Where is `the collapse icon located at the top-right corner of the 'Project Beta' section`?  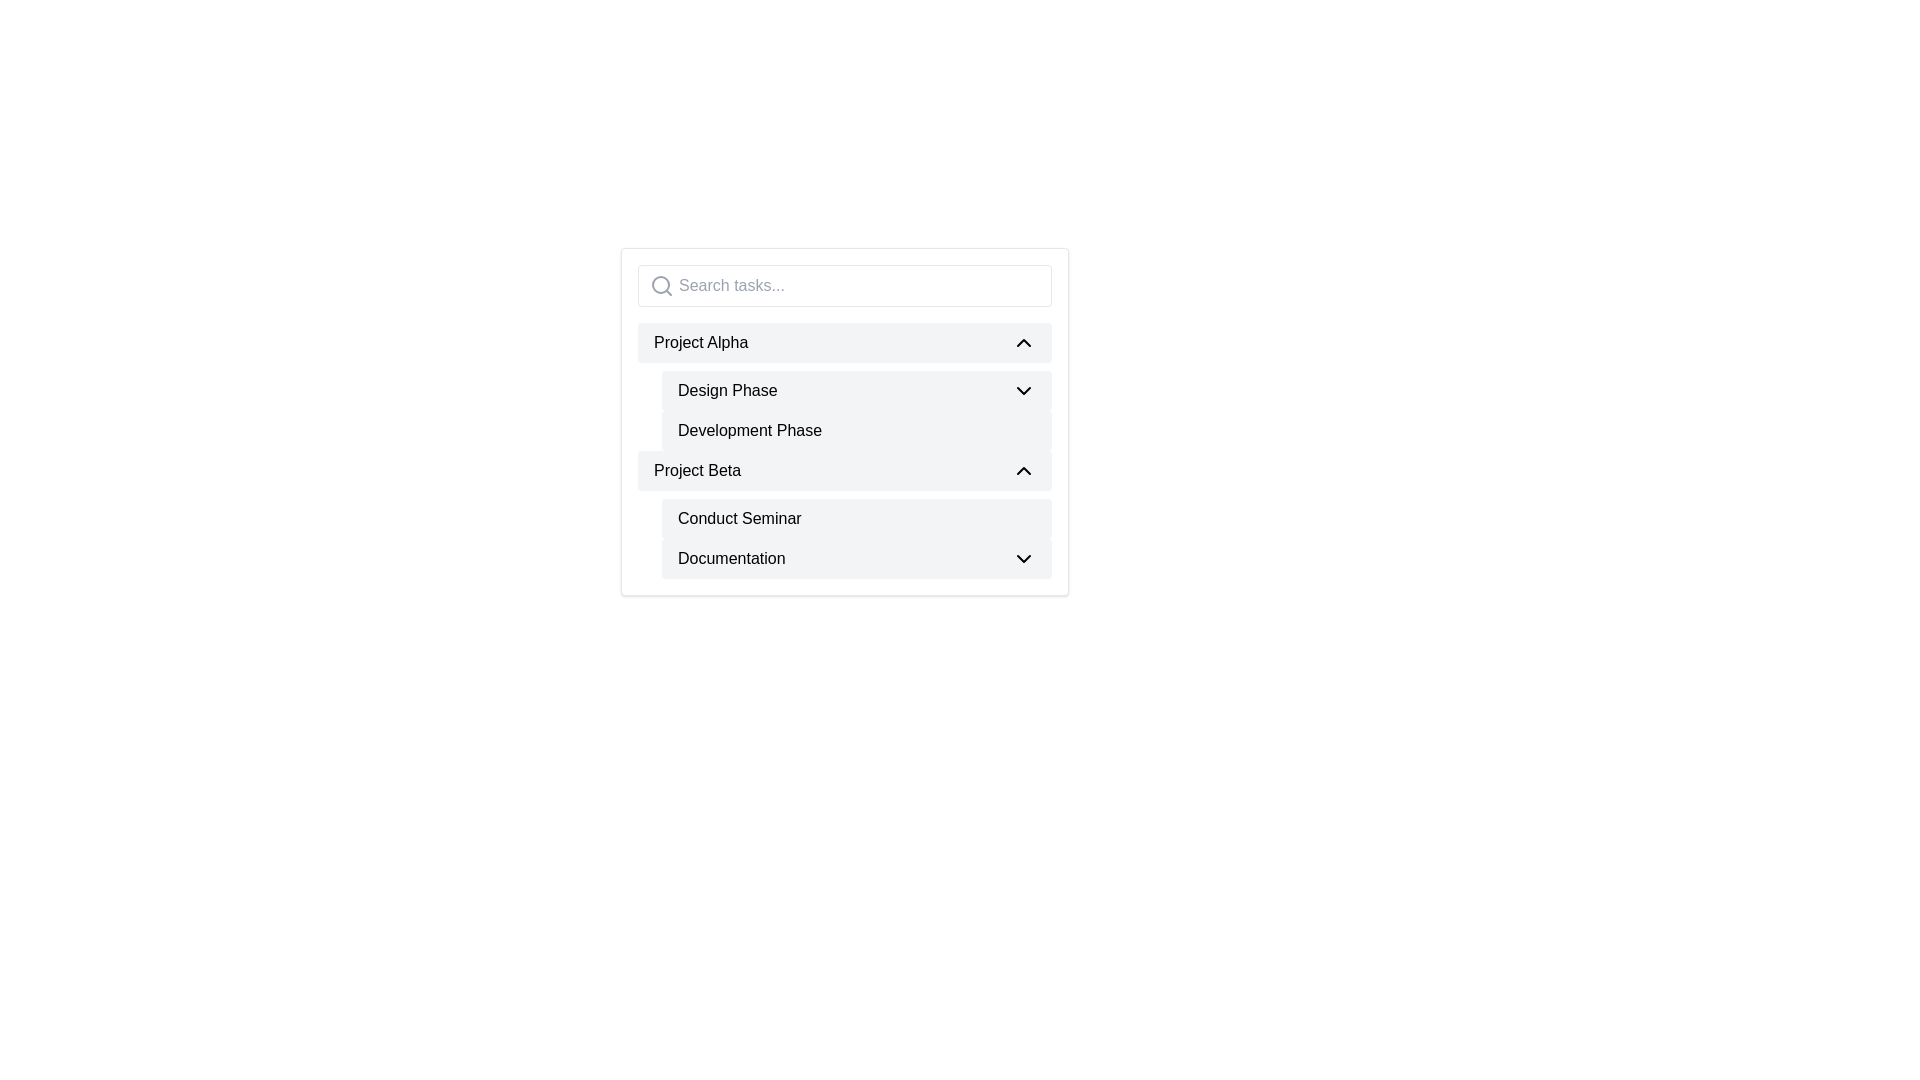
the collapse icon located at the top-right corner of the 'Project Beta' section is located at coordinates (1023, 470).